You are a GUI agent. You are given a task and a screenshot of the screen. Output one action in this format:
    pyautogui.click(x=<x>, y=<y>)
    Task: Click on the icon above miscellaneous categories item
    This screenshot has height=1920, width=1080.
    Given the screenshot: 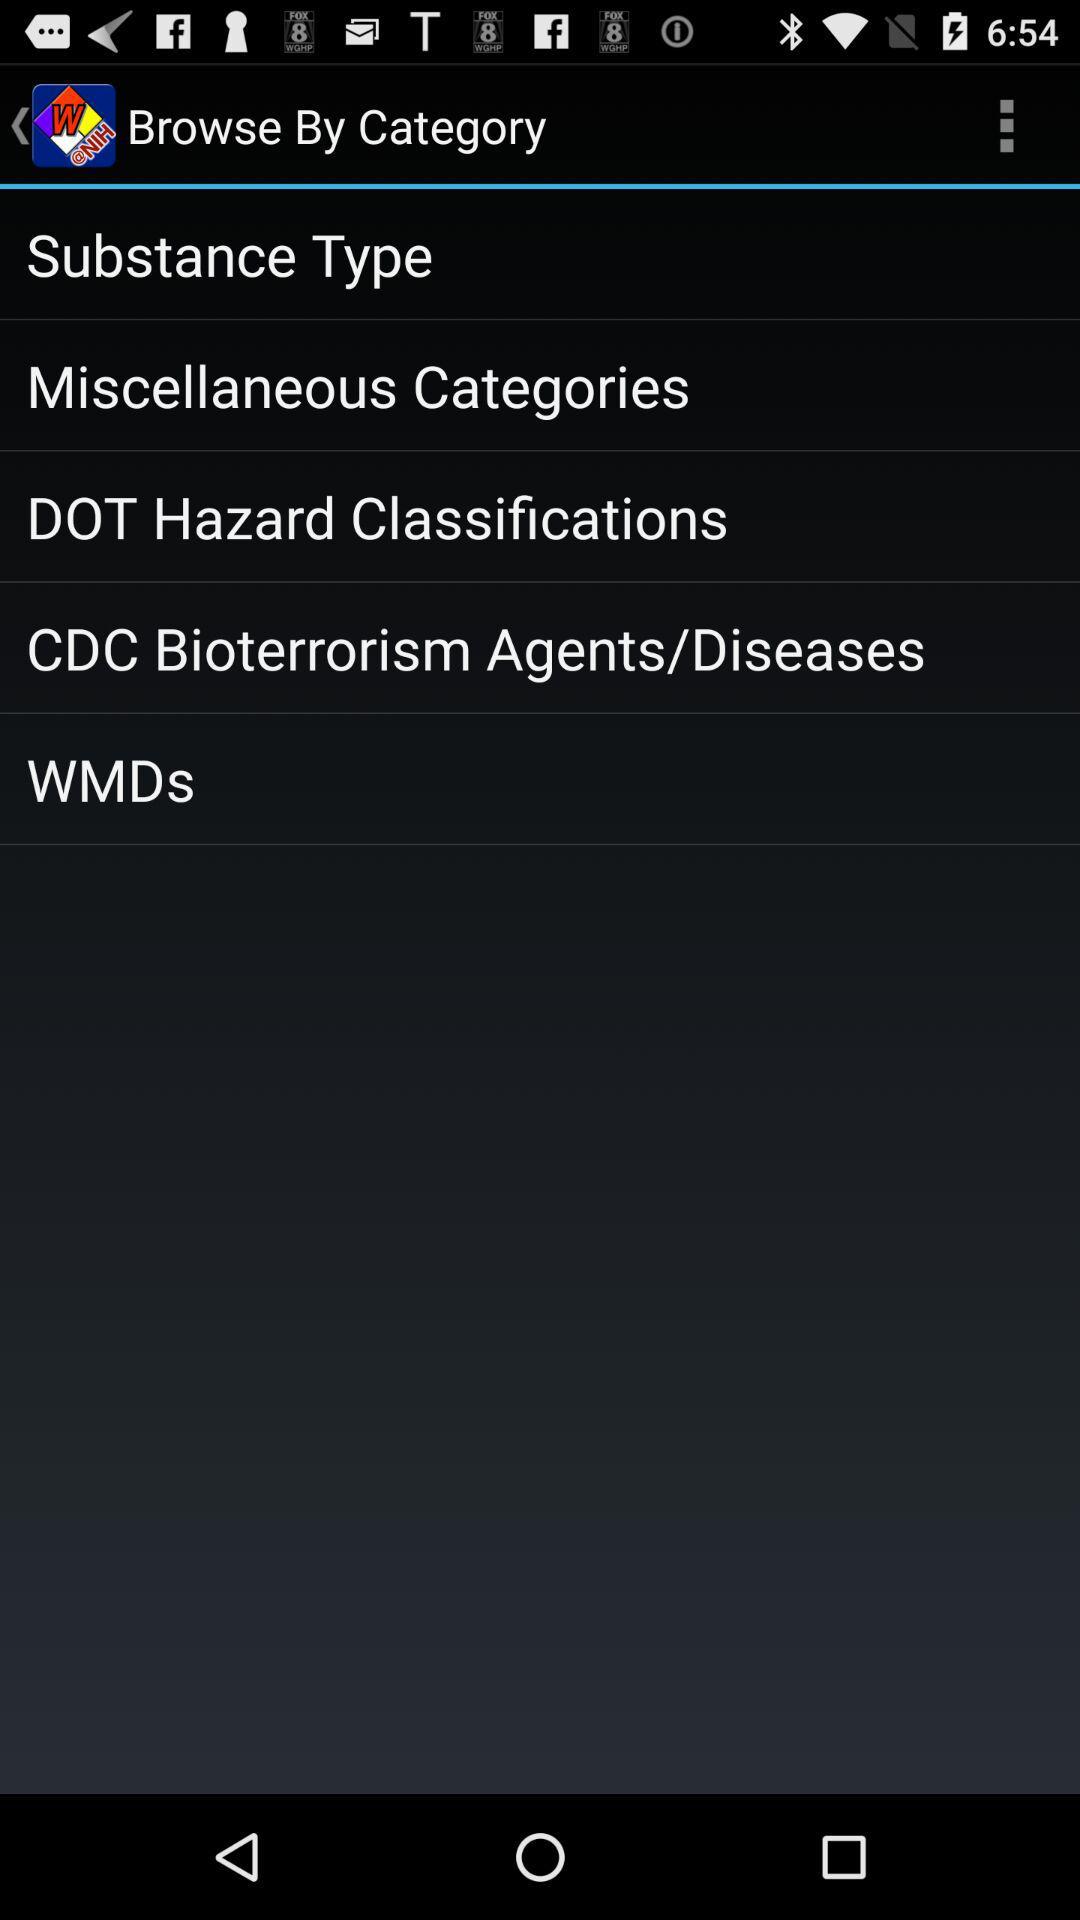 What is the action you would take?
    pyautogui.click(x=540, y=252)
    